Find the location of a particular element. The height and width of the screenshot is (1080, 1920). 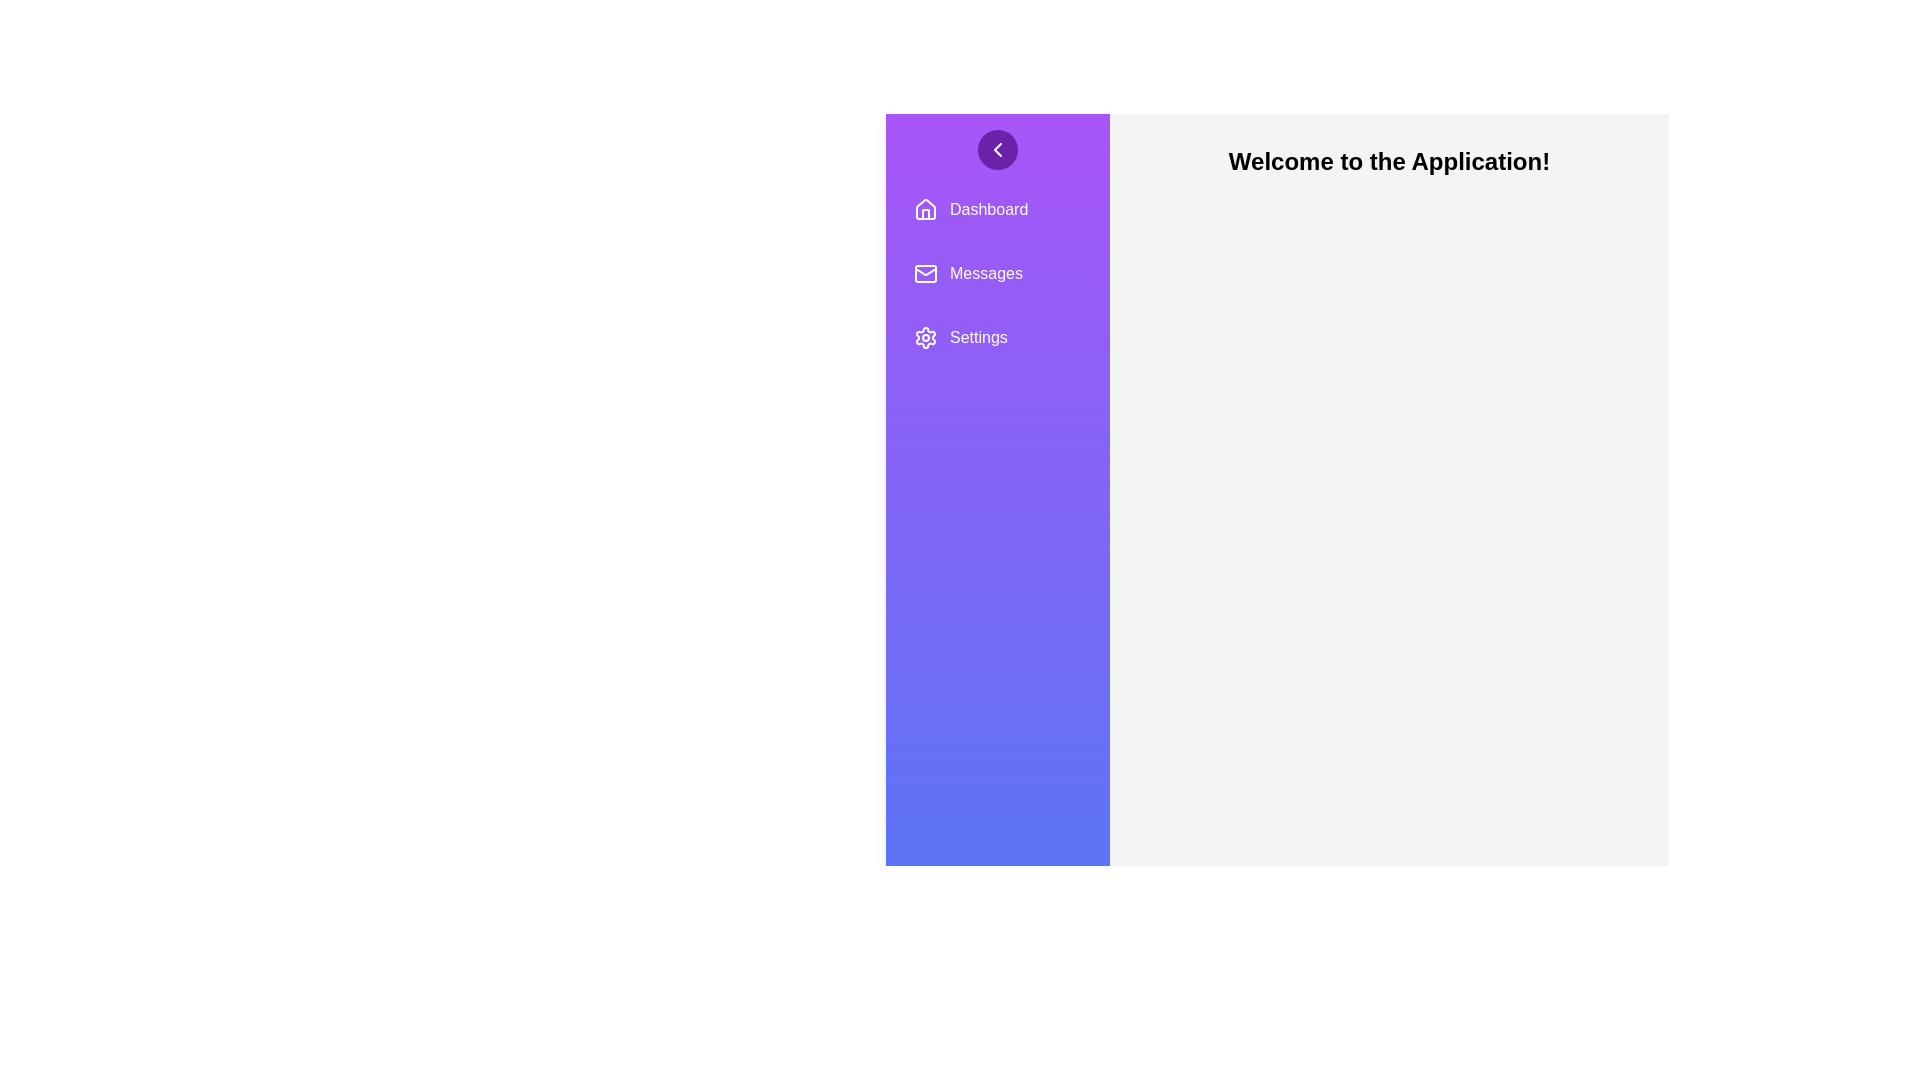

the 'home' icon in the vertical navigation menu with a purple gradient background located at the top-left area of the application interface is located at coordinates (925, 208).